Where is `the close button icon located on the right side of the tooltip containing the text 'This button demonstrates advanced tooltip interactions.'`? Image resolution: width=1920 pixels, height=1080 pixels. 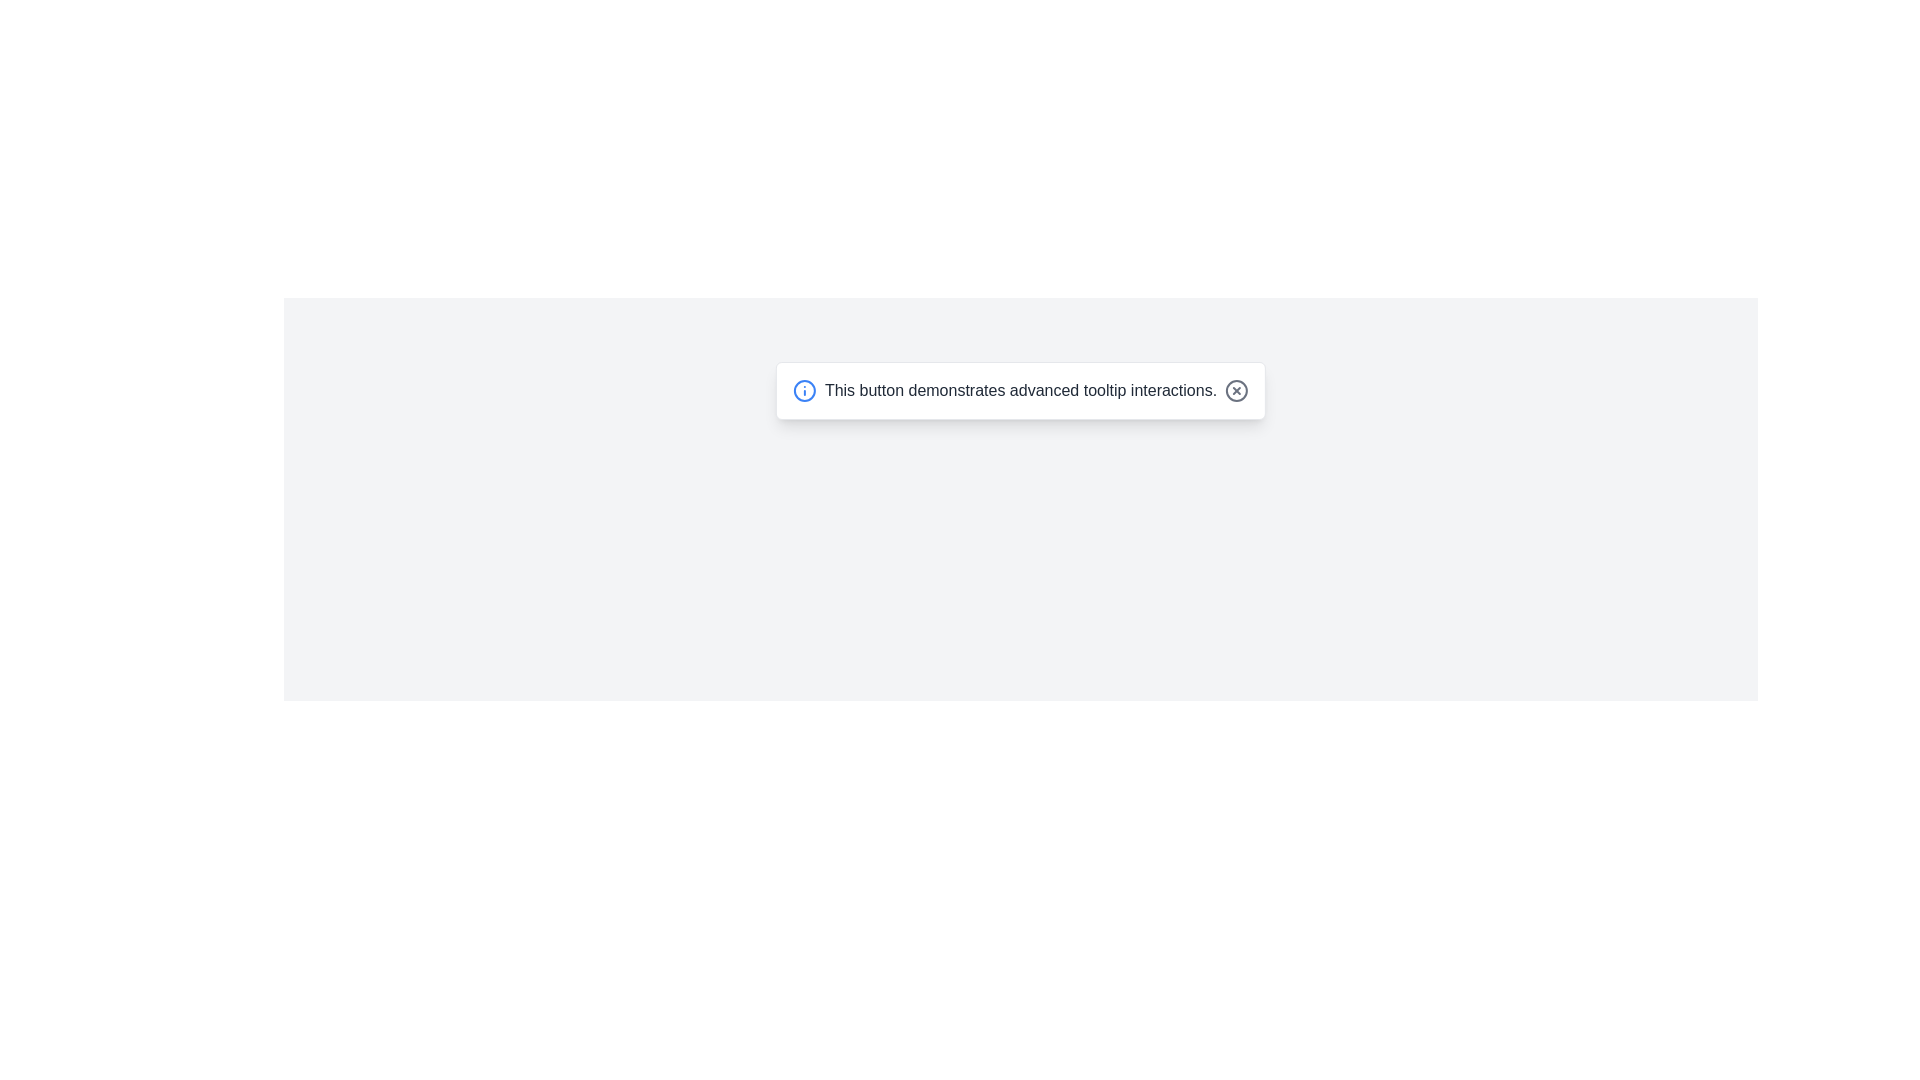 the close button icon located on the right side of the tooltip containing the text 'This button demonstrates advanced tooltip interactions.' is located at coordinates (1236, 390).